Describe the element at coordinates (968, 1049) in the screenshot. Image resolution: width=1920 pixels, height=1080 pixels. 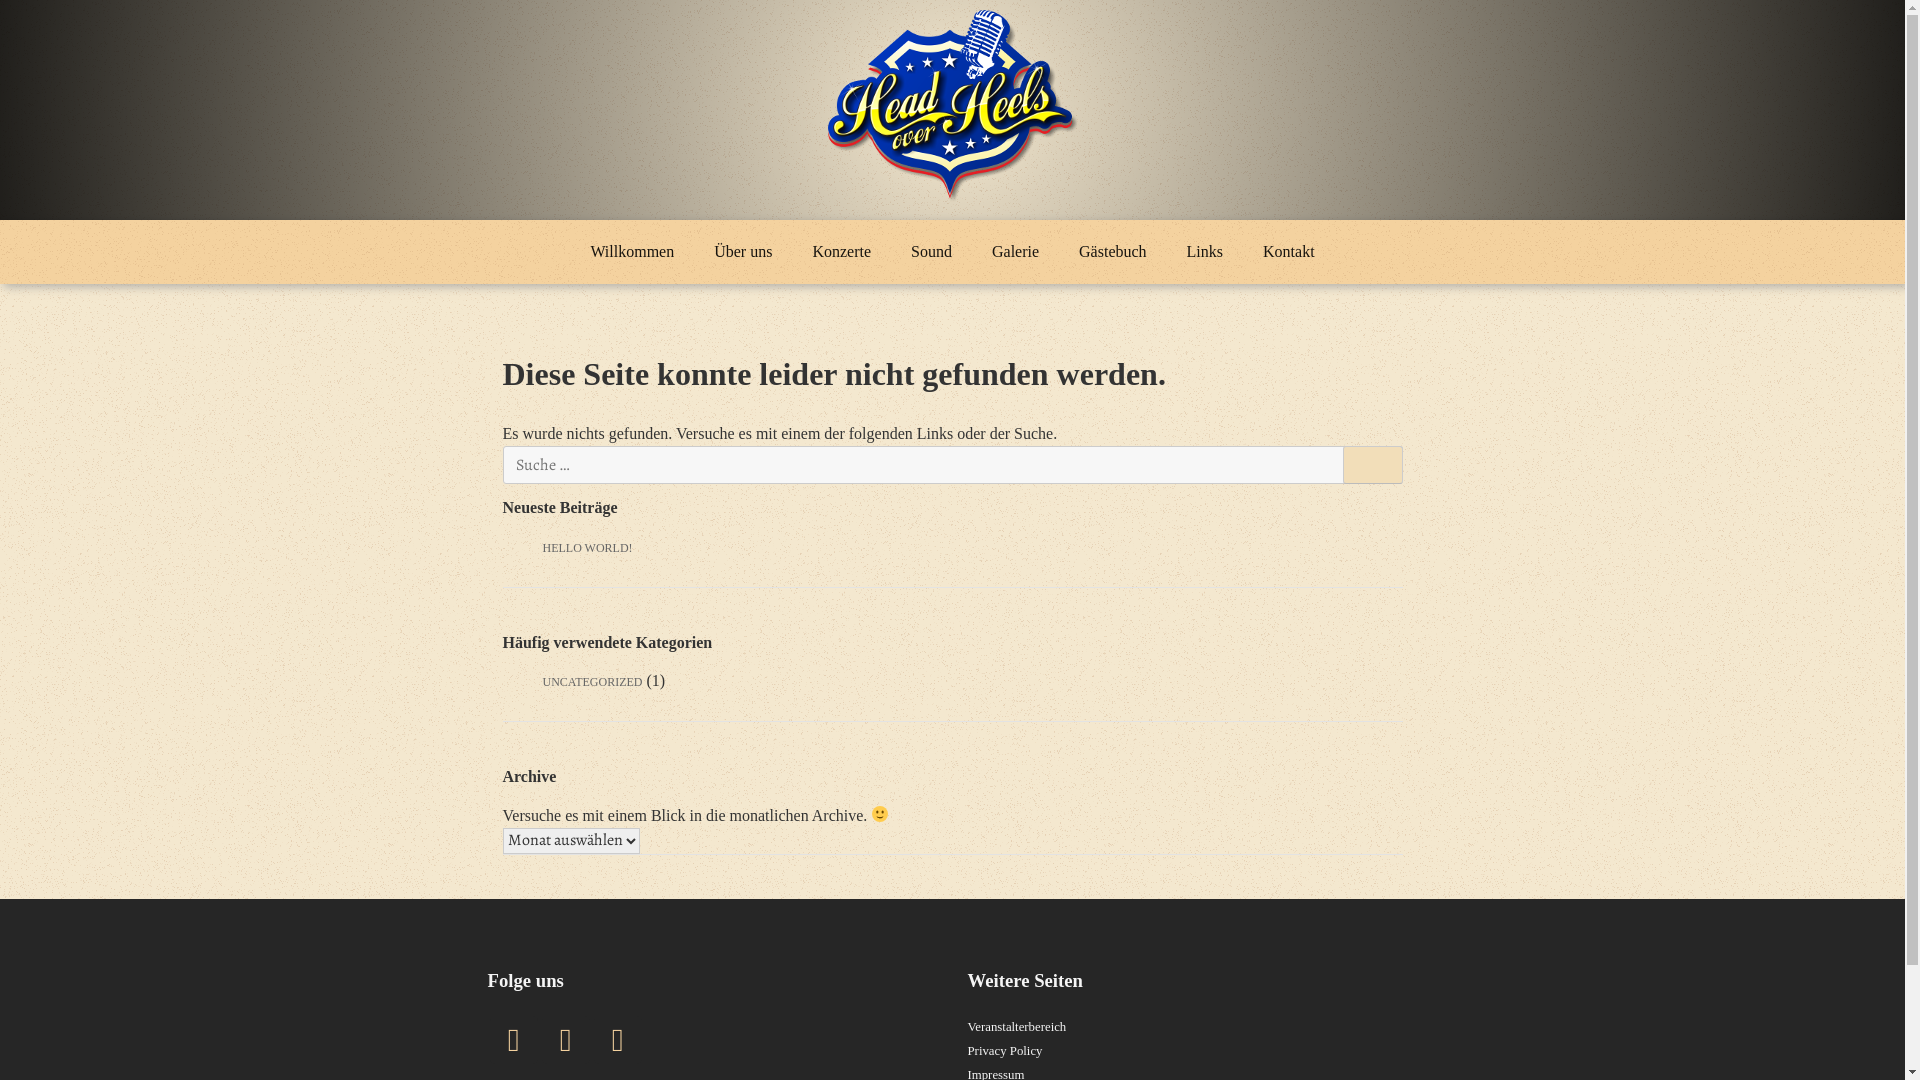
I see `'Privacy Policy'` at that location.